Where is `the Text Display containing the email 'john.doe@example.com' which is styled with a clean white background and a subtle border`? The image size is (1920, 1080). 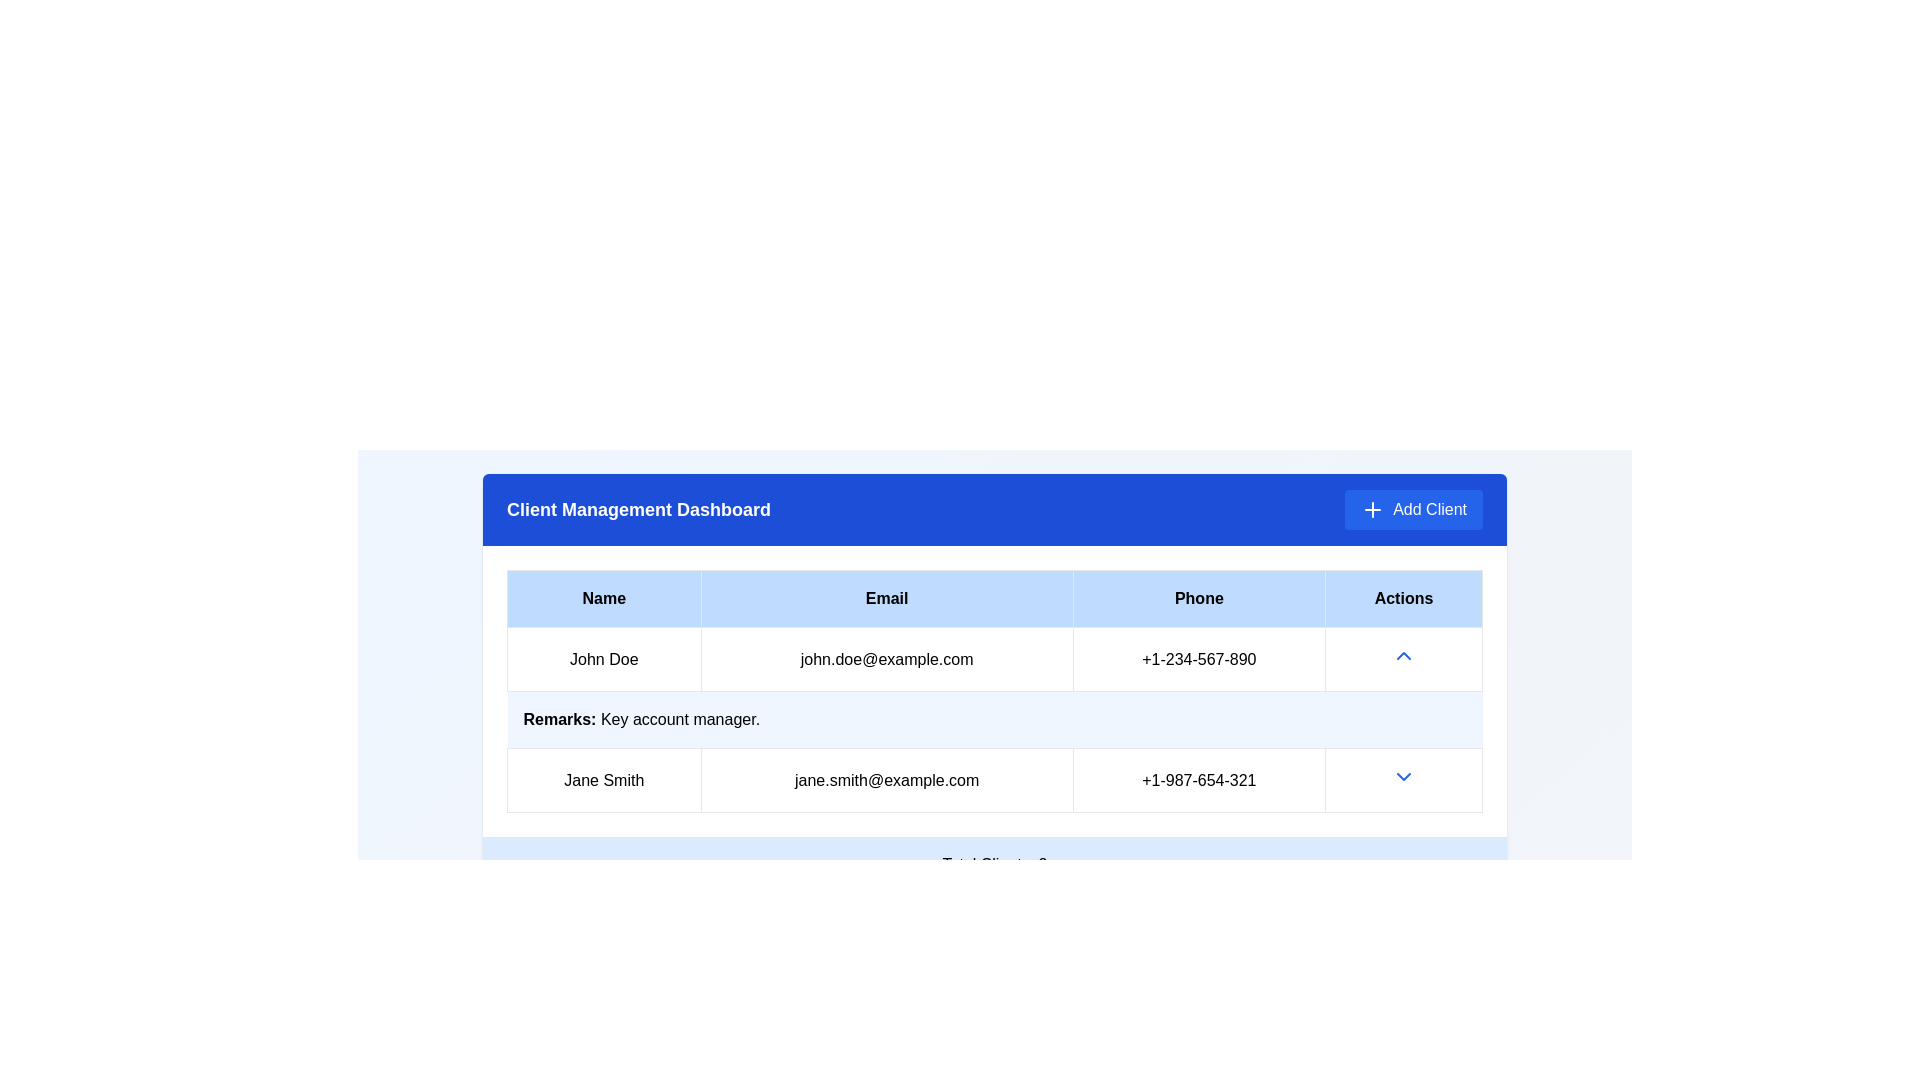 the Text Display containing the email 'john.doe@example.com' which is styled with a clean white background and a subtle border is located at coordinates (886, 659).